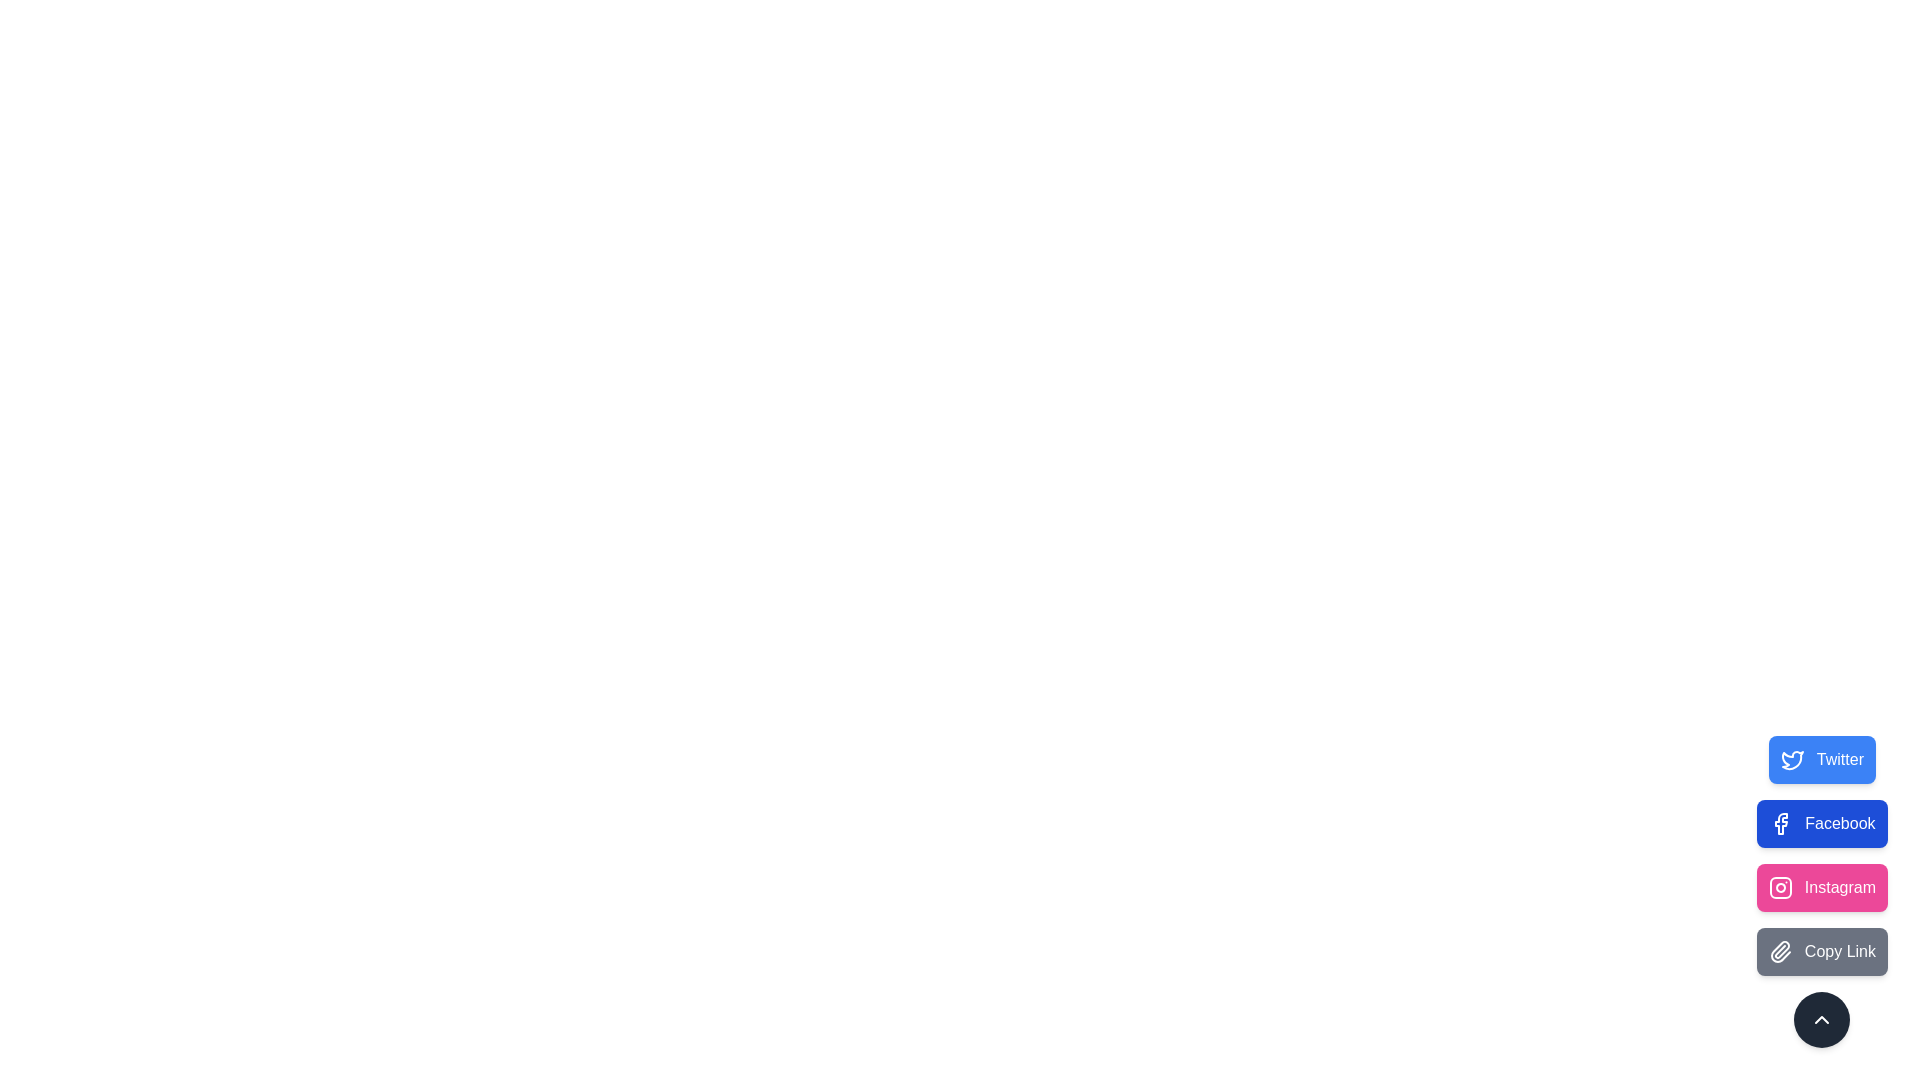 The height and width of the screenshot is (1080, 1920). I want to click on the Instagram button to observe visual feedback, so click(1822, 886).